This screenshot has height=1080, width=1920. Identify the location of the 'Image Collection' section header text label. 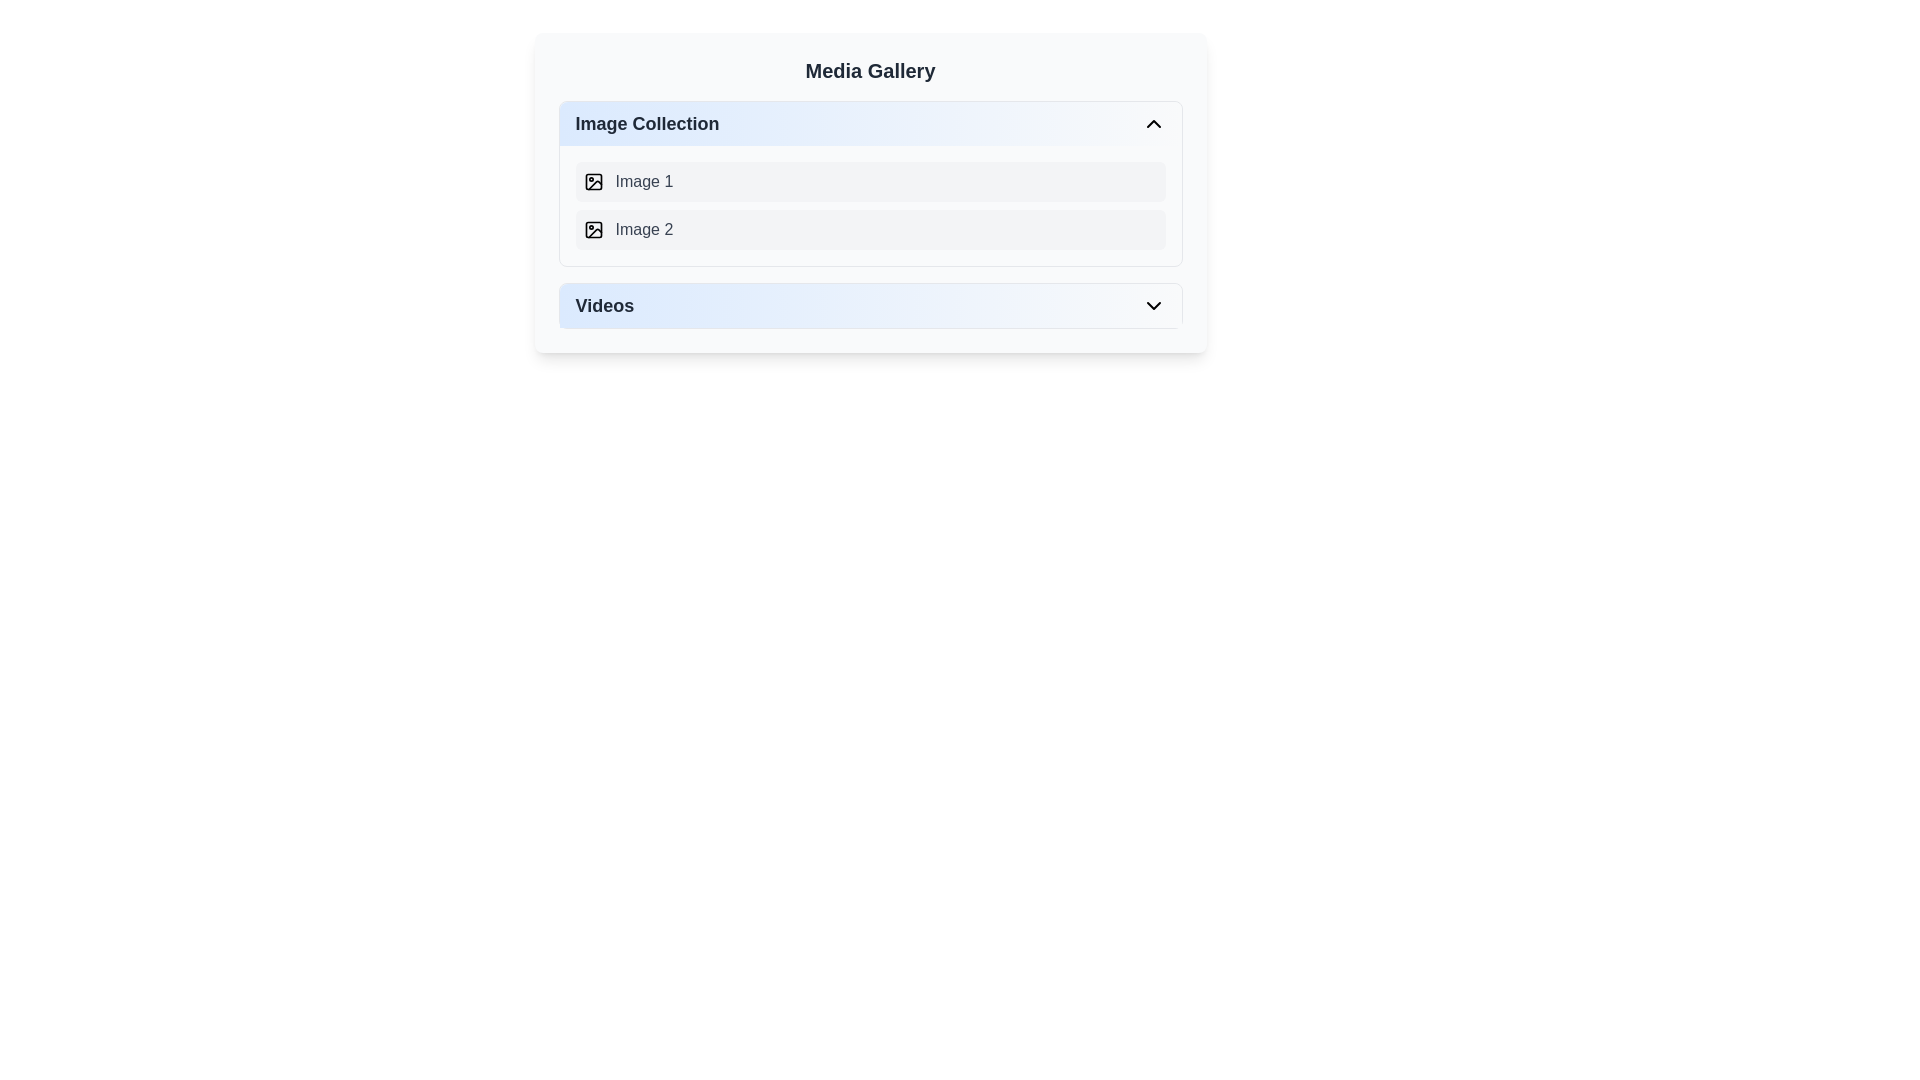
(647, 123).